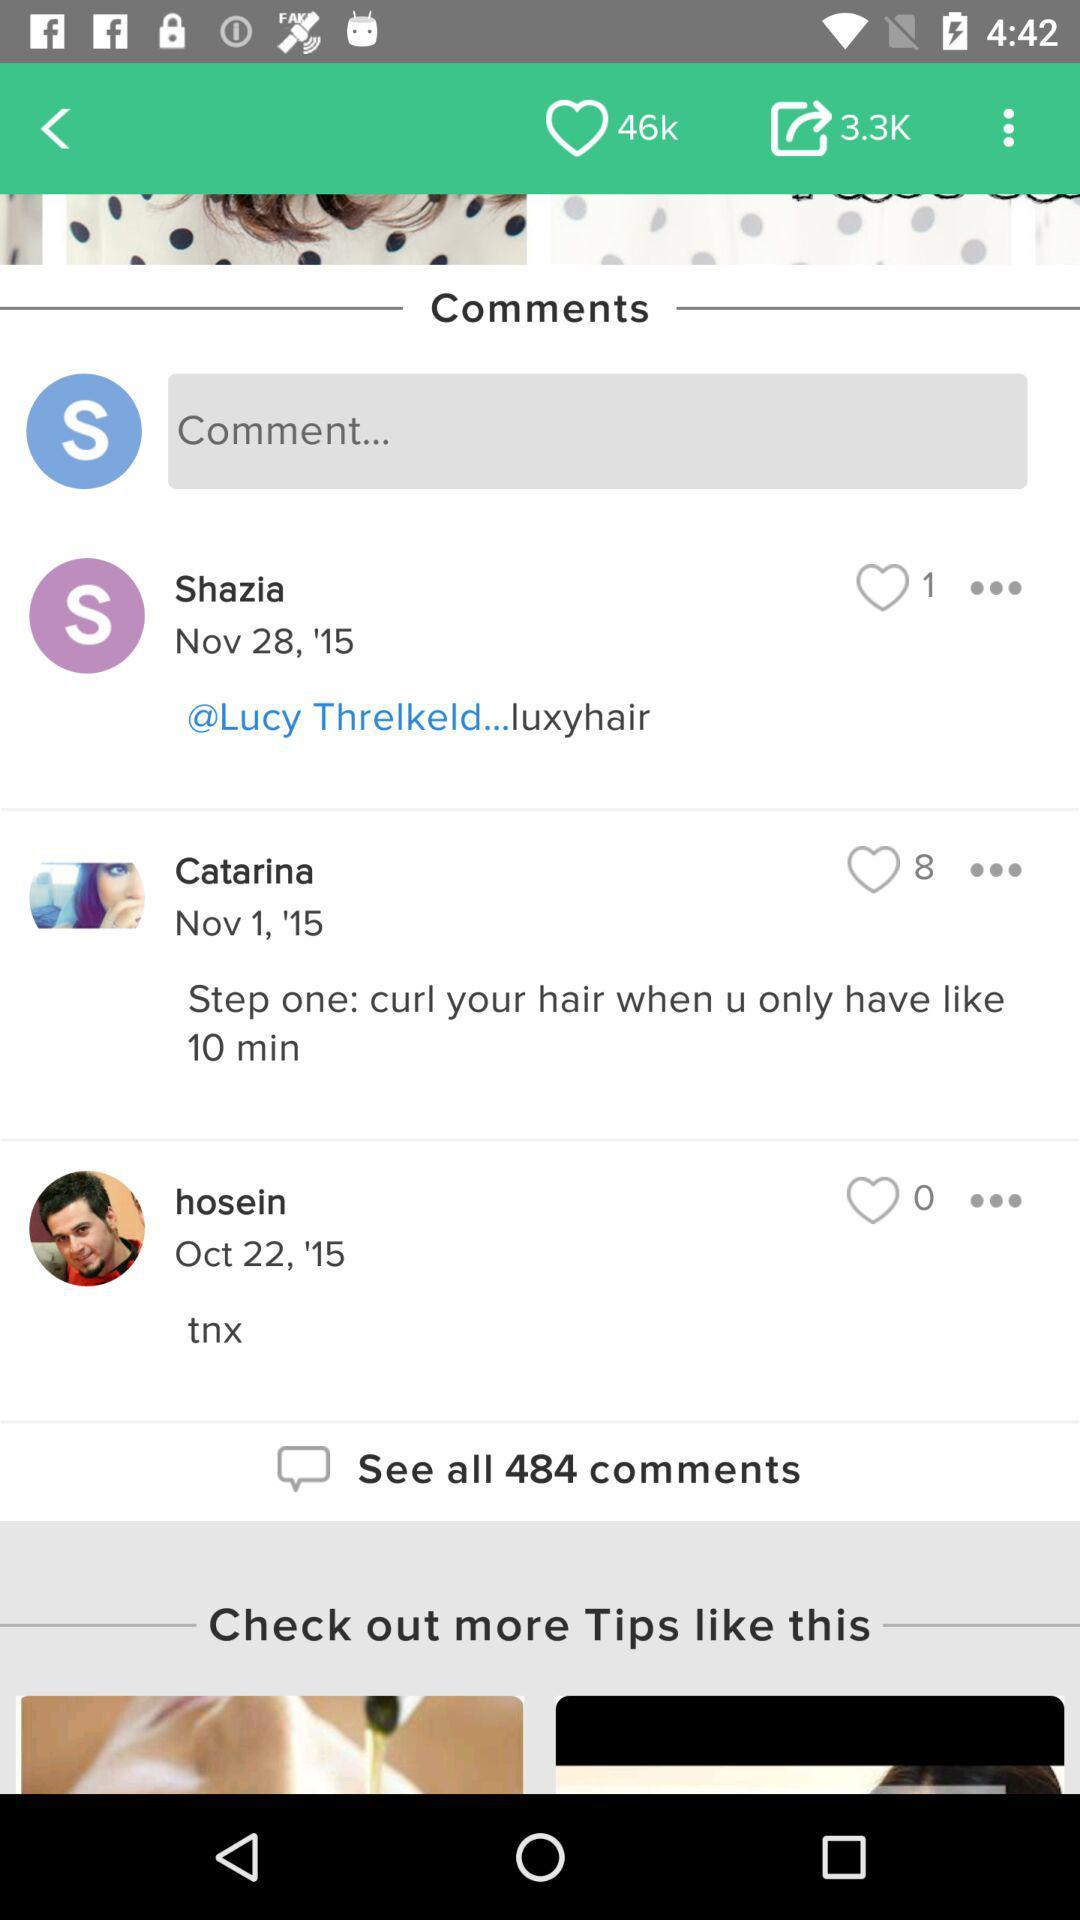  I want to click on get more options for comment, so click(995, 869).